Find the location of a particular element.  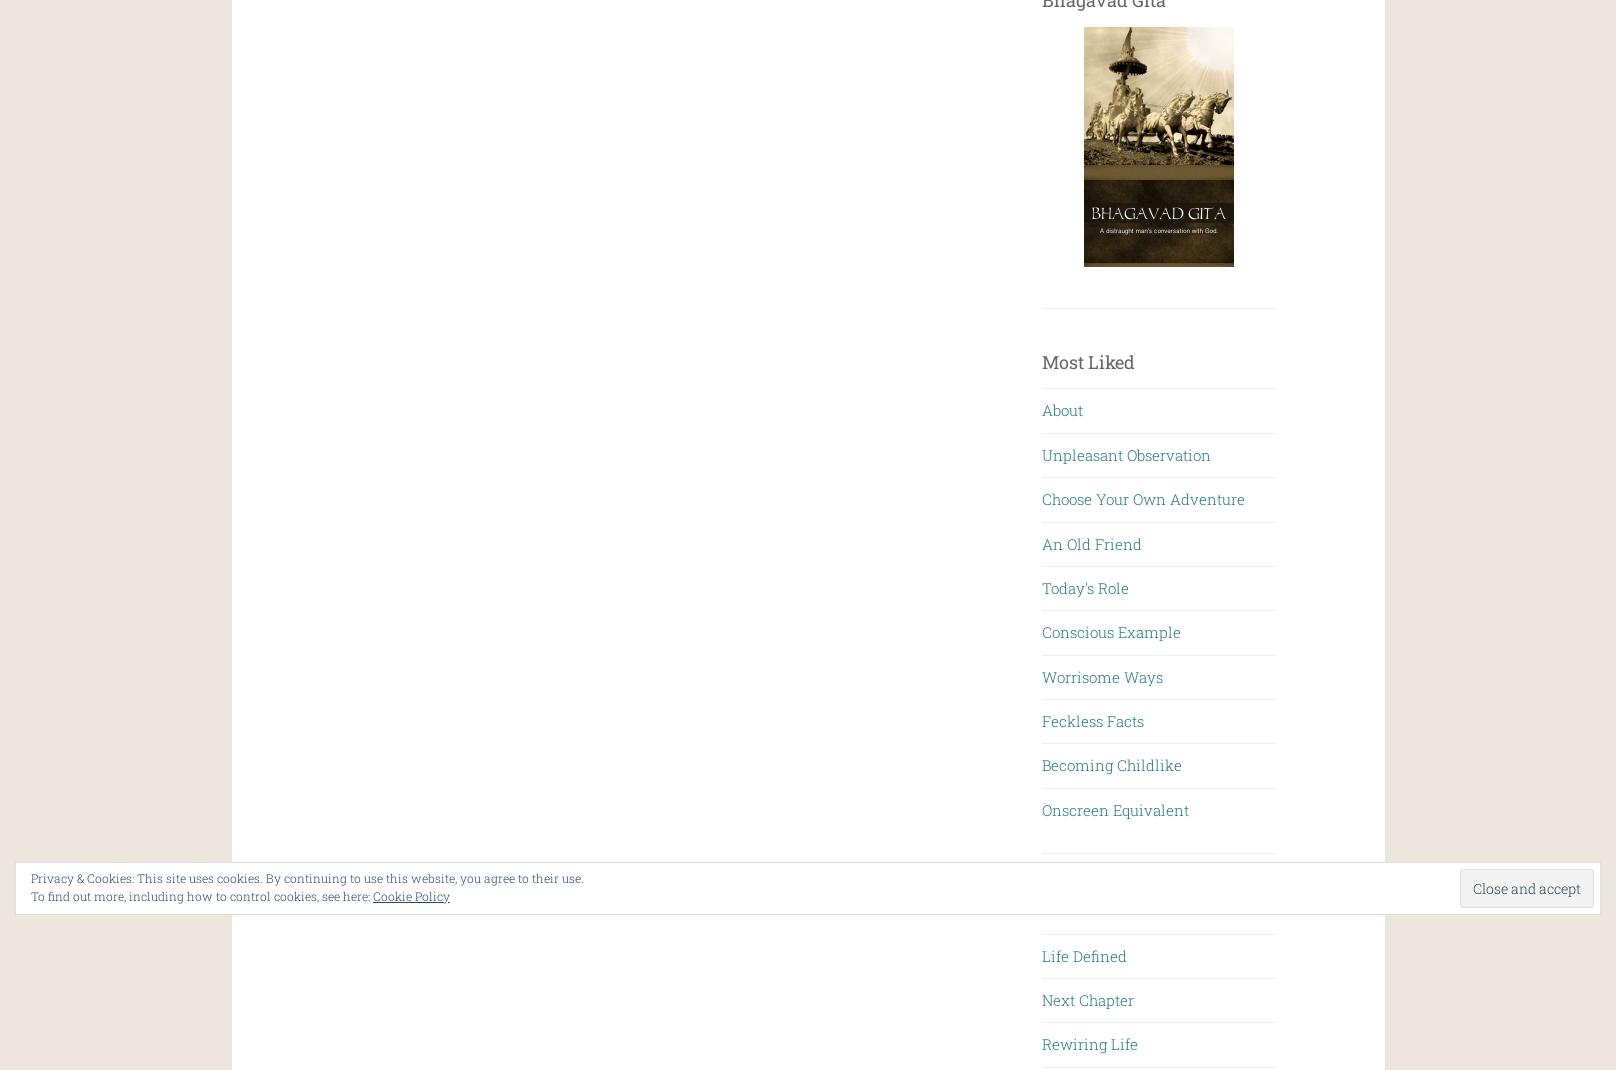

'Becoming Childlike' is located at coordinates (1111, 764).